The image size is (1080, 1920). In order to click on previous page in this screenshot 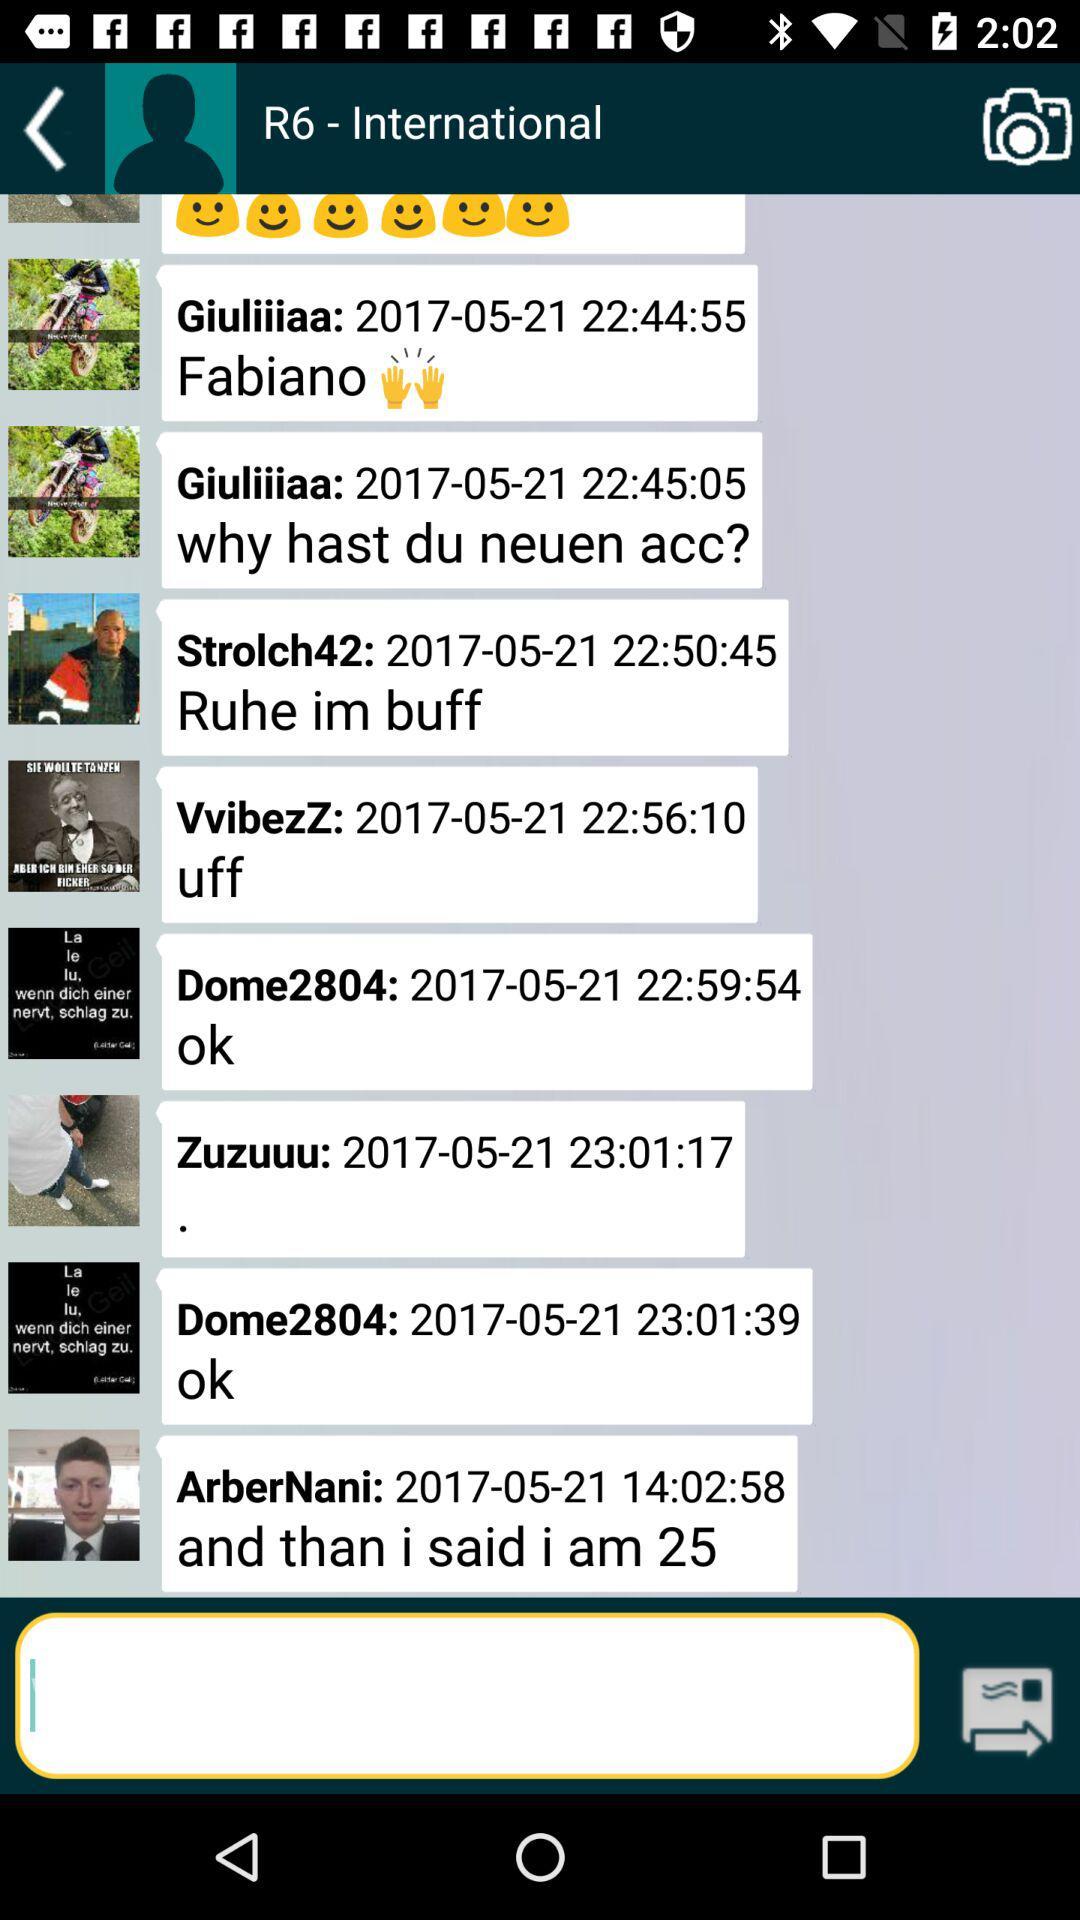, I will do `click(51, 128)`.